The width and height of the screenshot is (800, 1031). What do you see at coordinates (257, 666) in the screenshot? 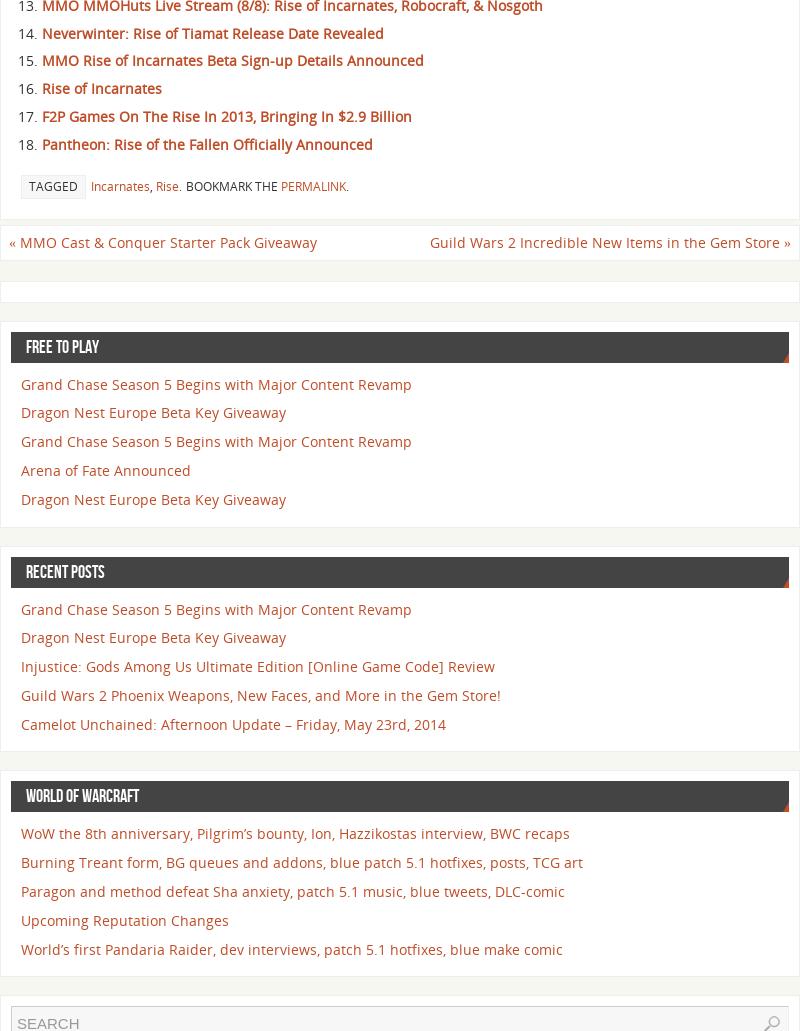
I see `'Injustice: Gods Among Us Ultimate Edition [Online Game Code] Review'` at bounding box center [257, 666].